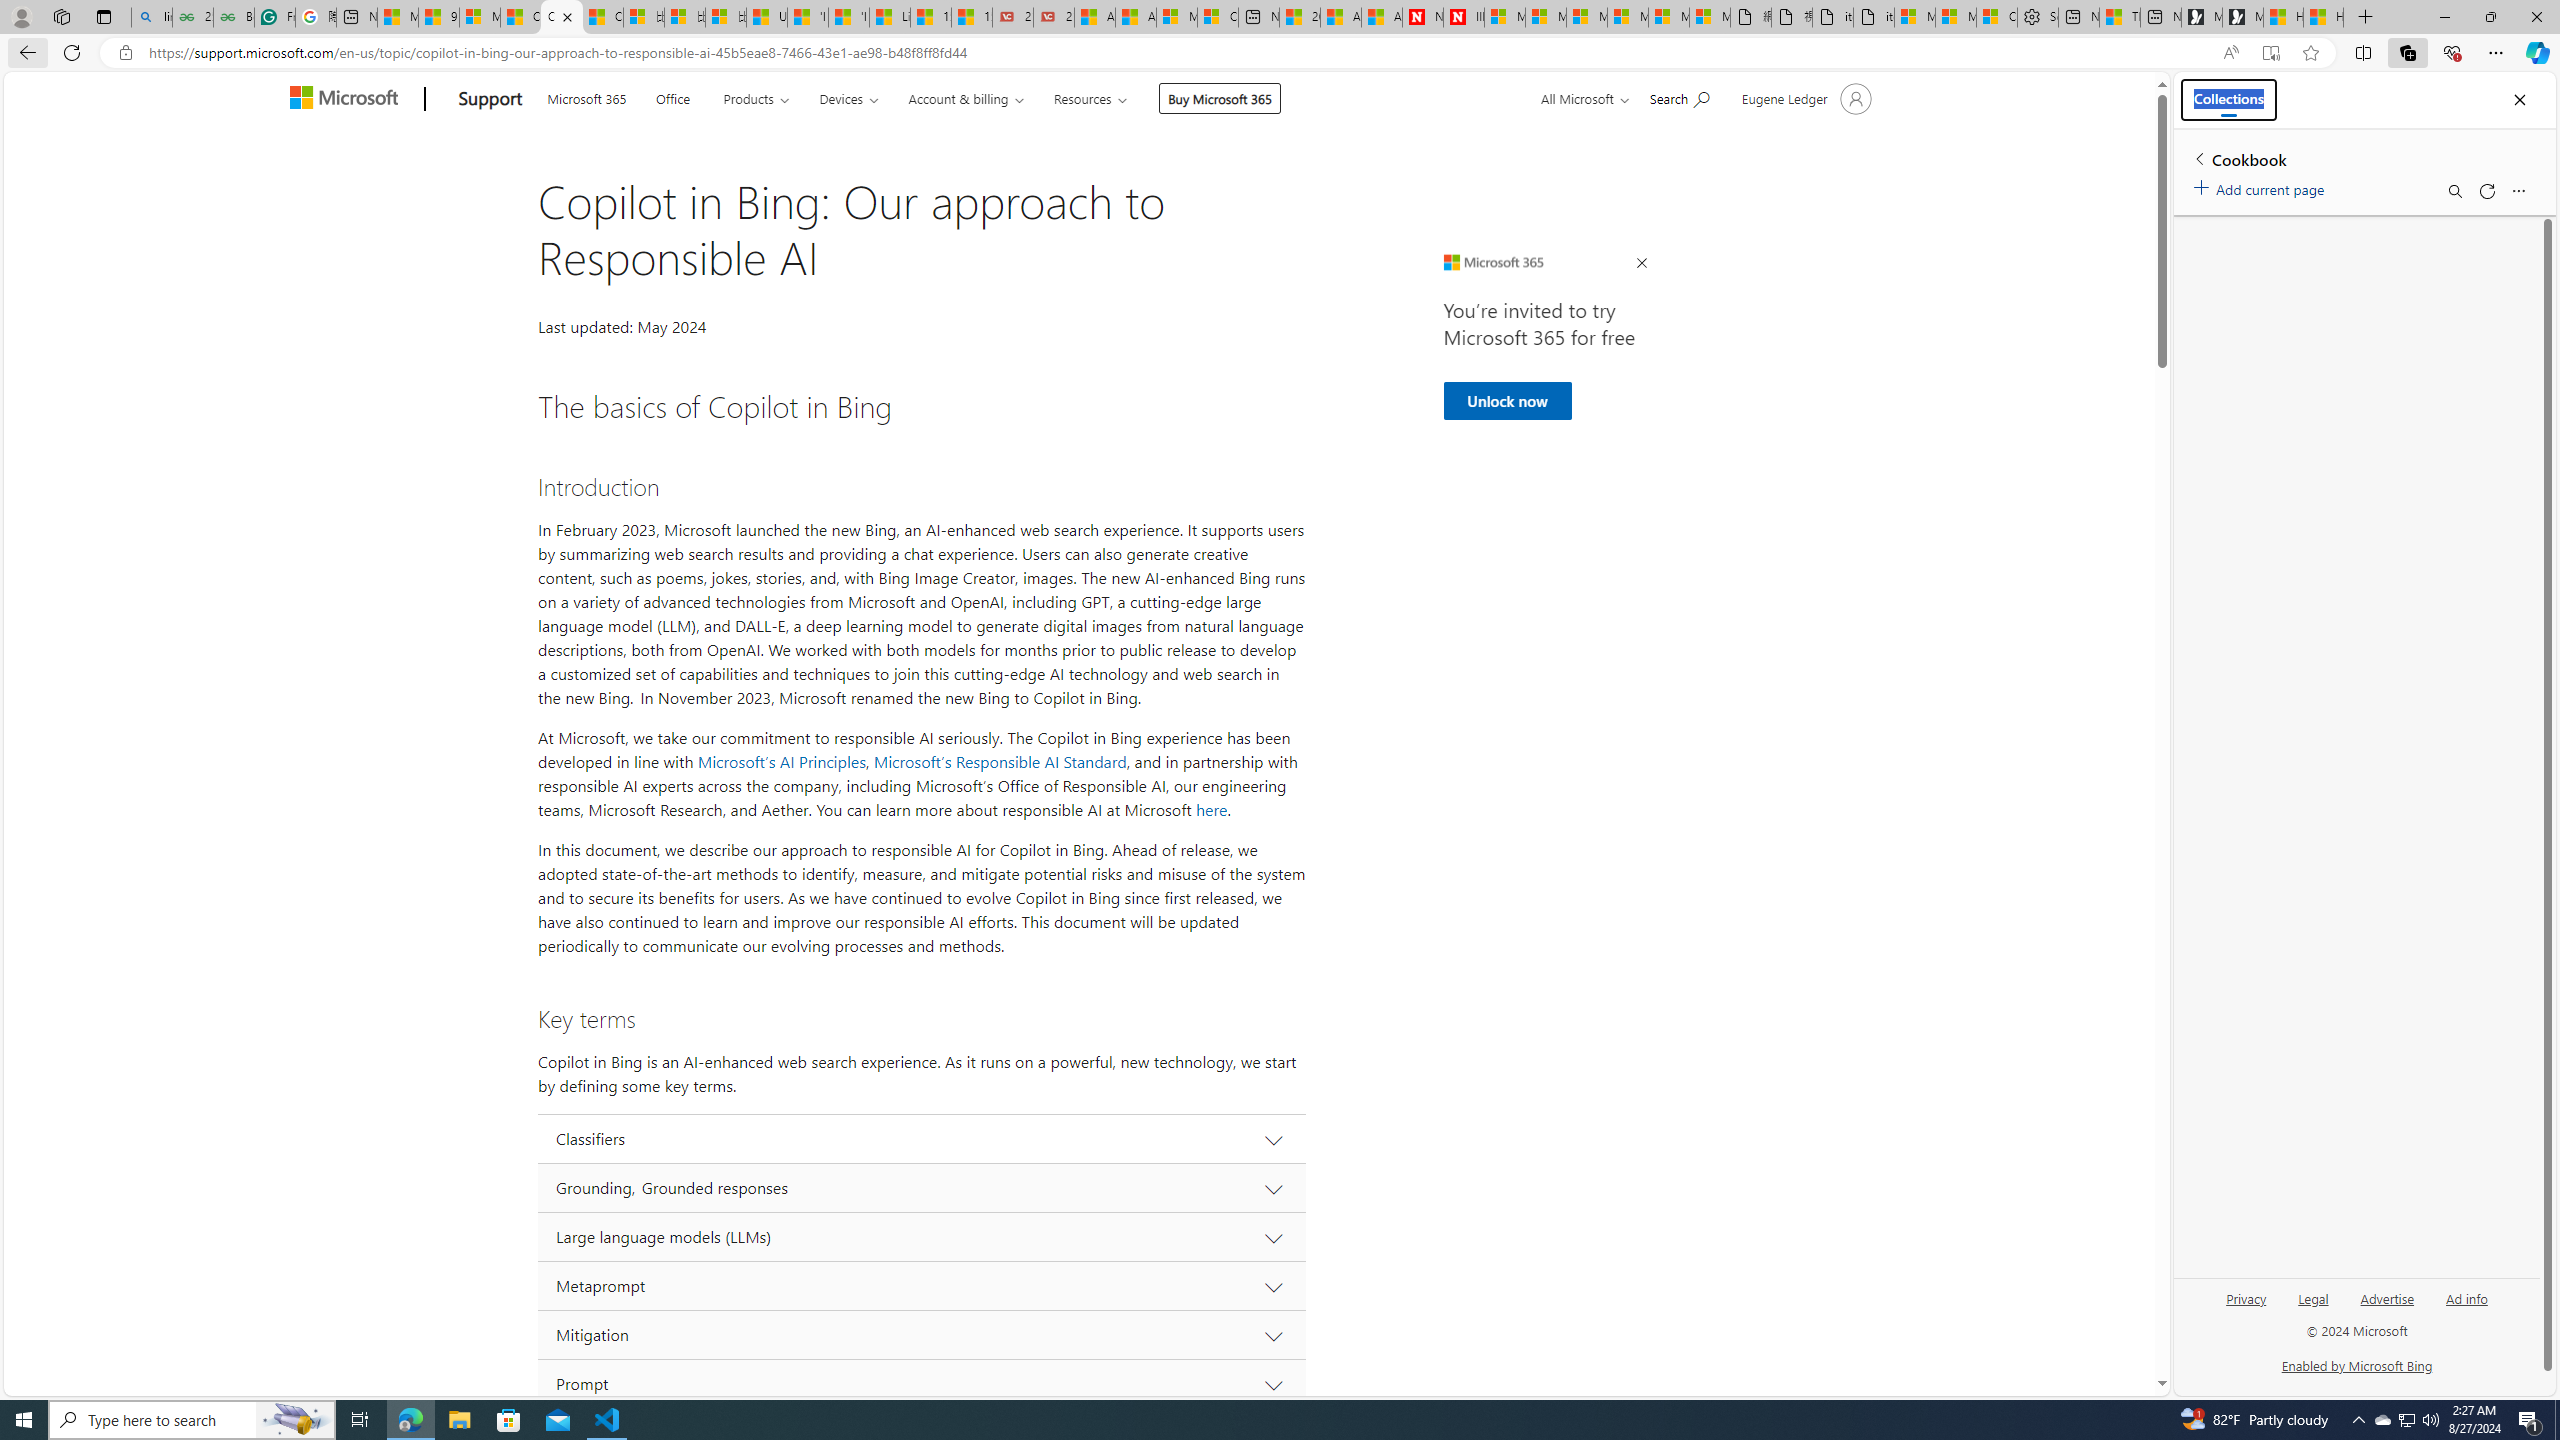 The height and width of the screenshot is (1440, 2560). What do you see at coordinates (2314, 1298) in the screenshot?
I see `'Legal'` at bounding box center [2314, 1298].